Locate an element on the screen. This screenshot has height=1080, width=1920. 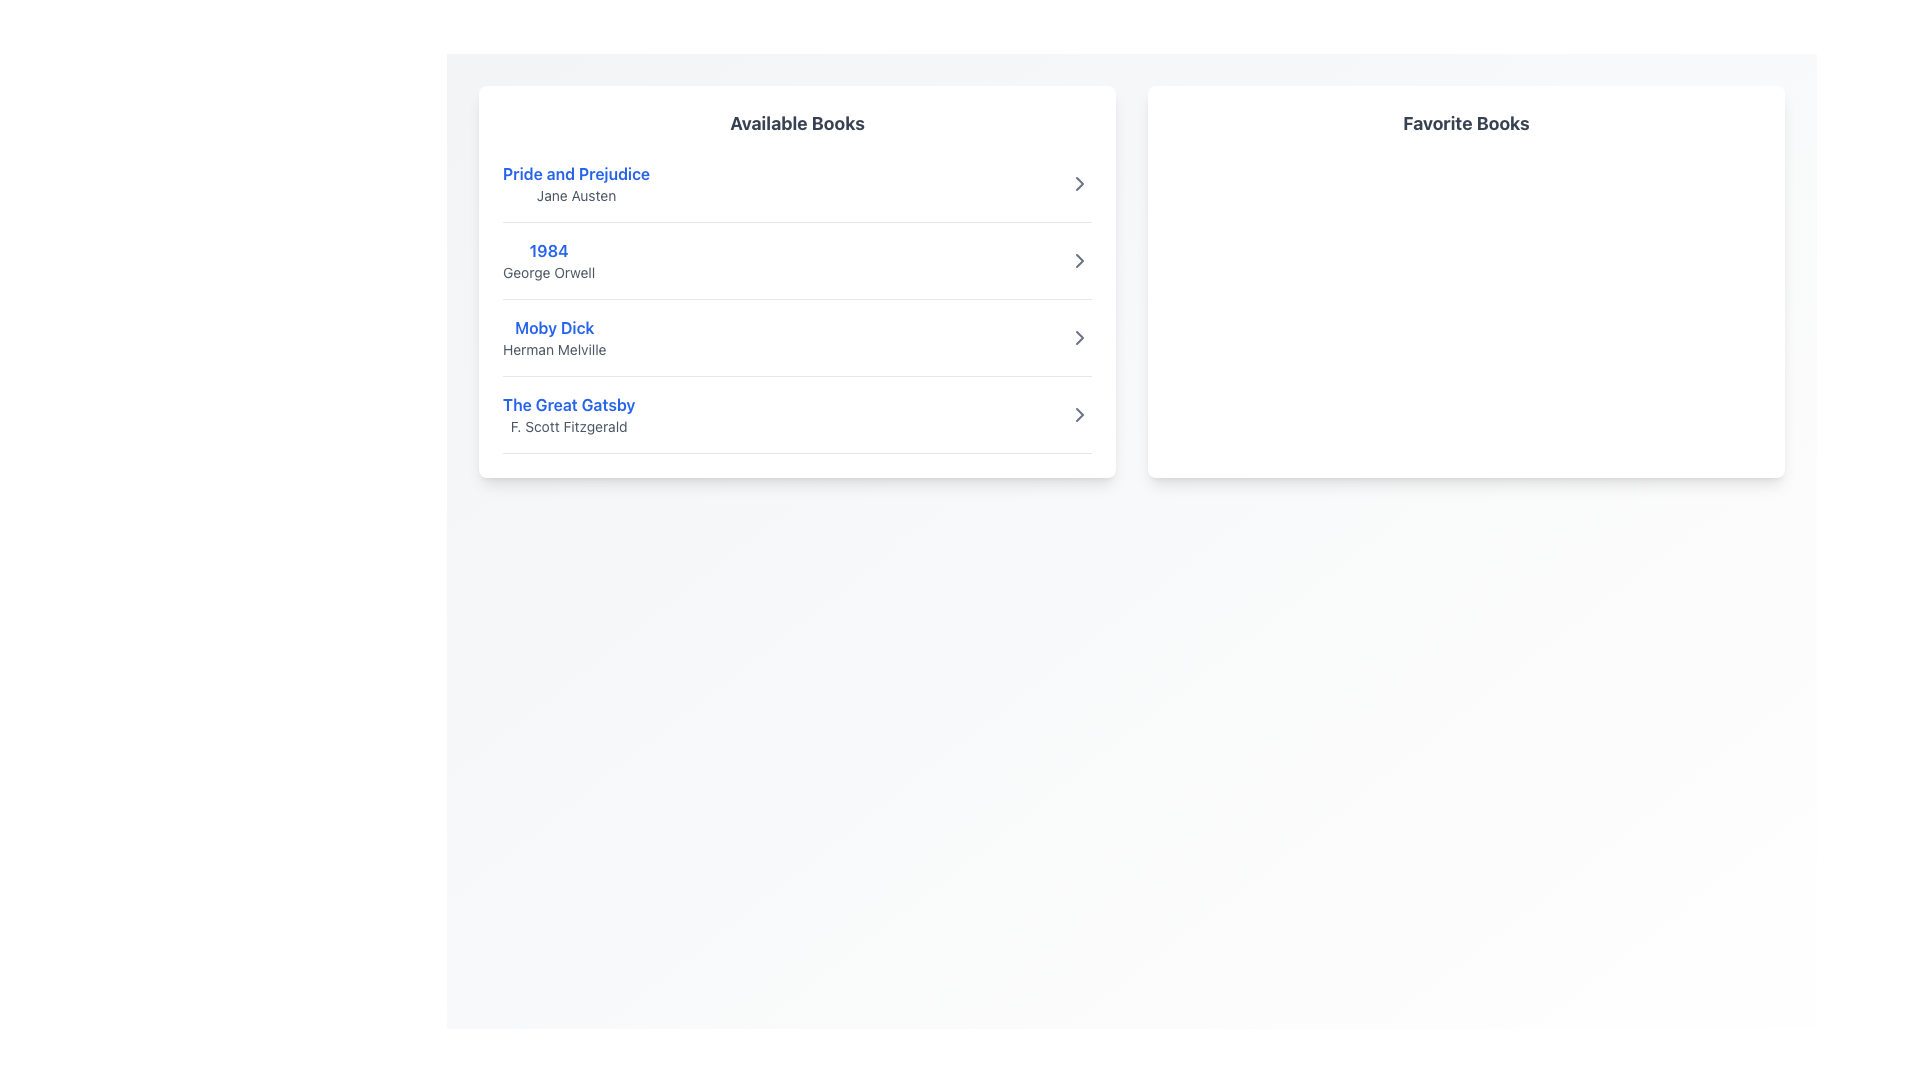
the bold blue text '1984' in the 'Available Books' section is located at coordinates (549, 249).